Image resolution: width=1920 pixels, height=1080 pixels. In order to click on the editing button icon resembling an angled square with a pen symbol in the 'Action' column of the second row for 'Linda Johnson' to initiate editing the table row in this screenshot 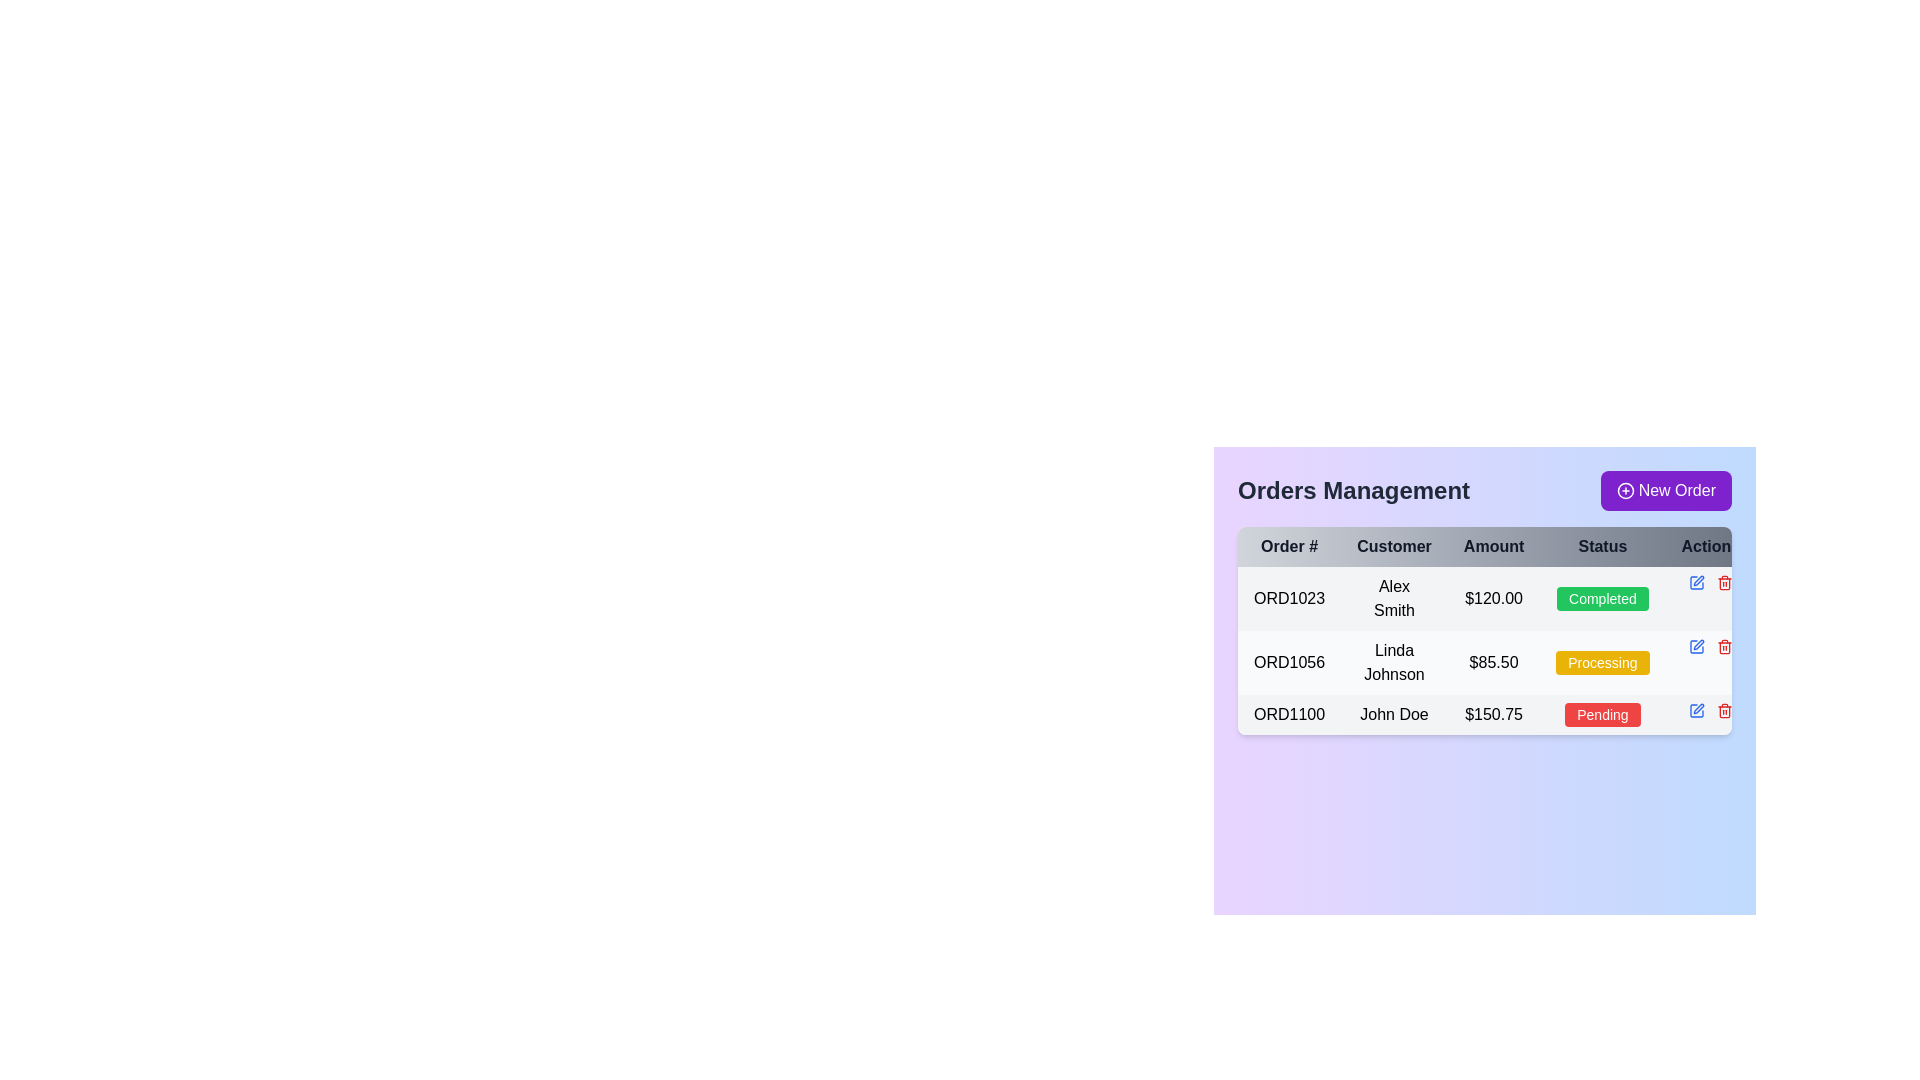, I will do `click(1697, 581)`.